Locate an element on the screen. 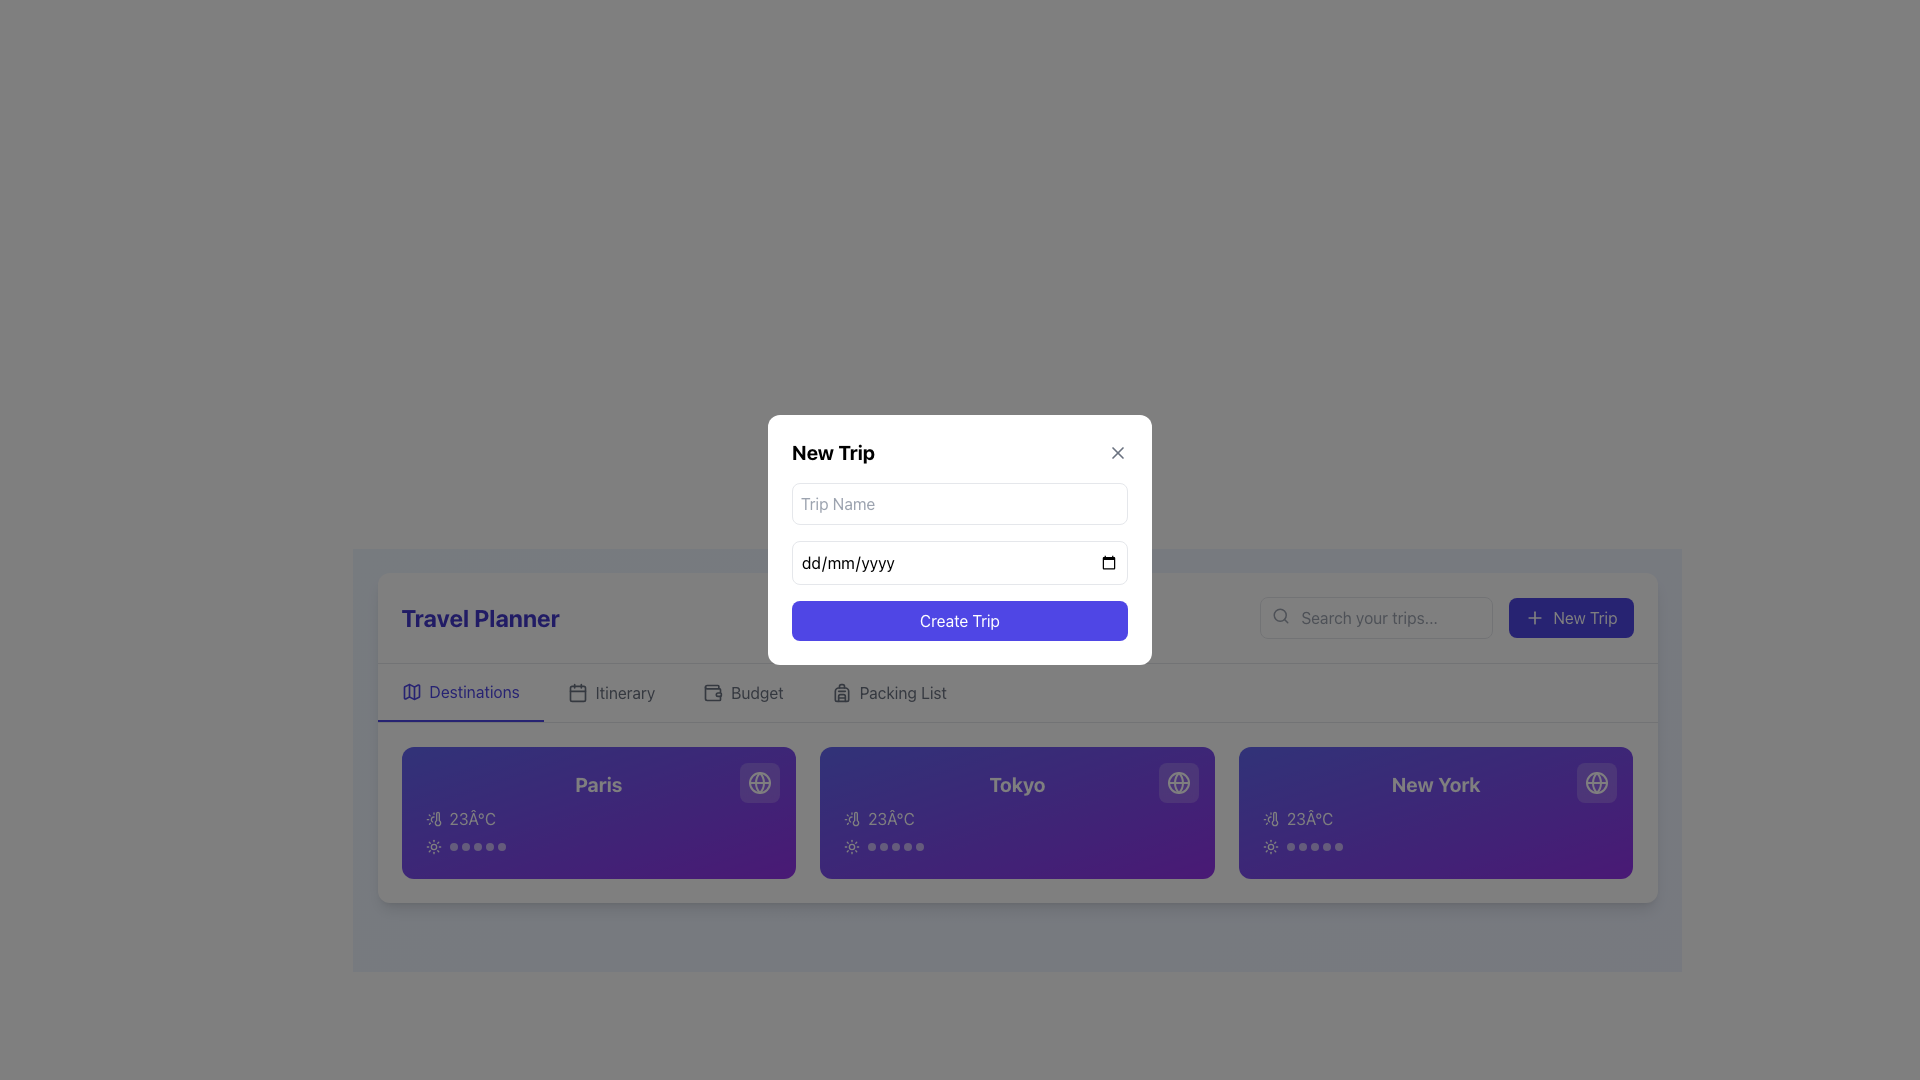 The height and width of the screenshot is (1080, 1920). the thermometer icon with sun rays, styled in a minimalistic line design, located in the purple-shaded card for Tokyo in the weather data section is located at coordinates (852, 818).